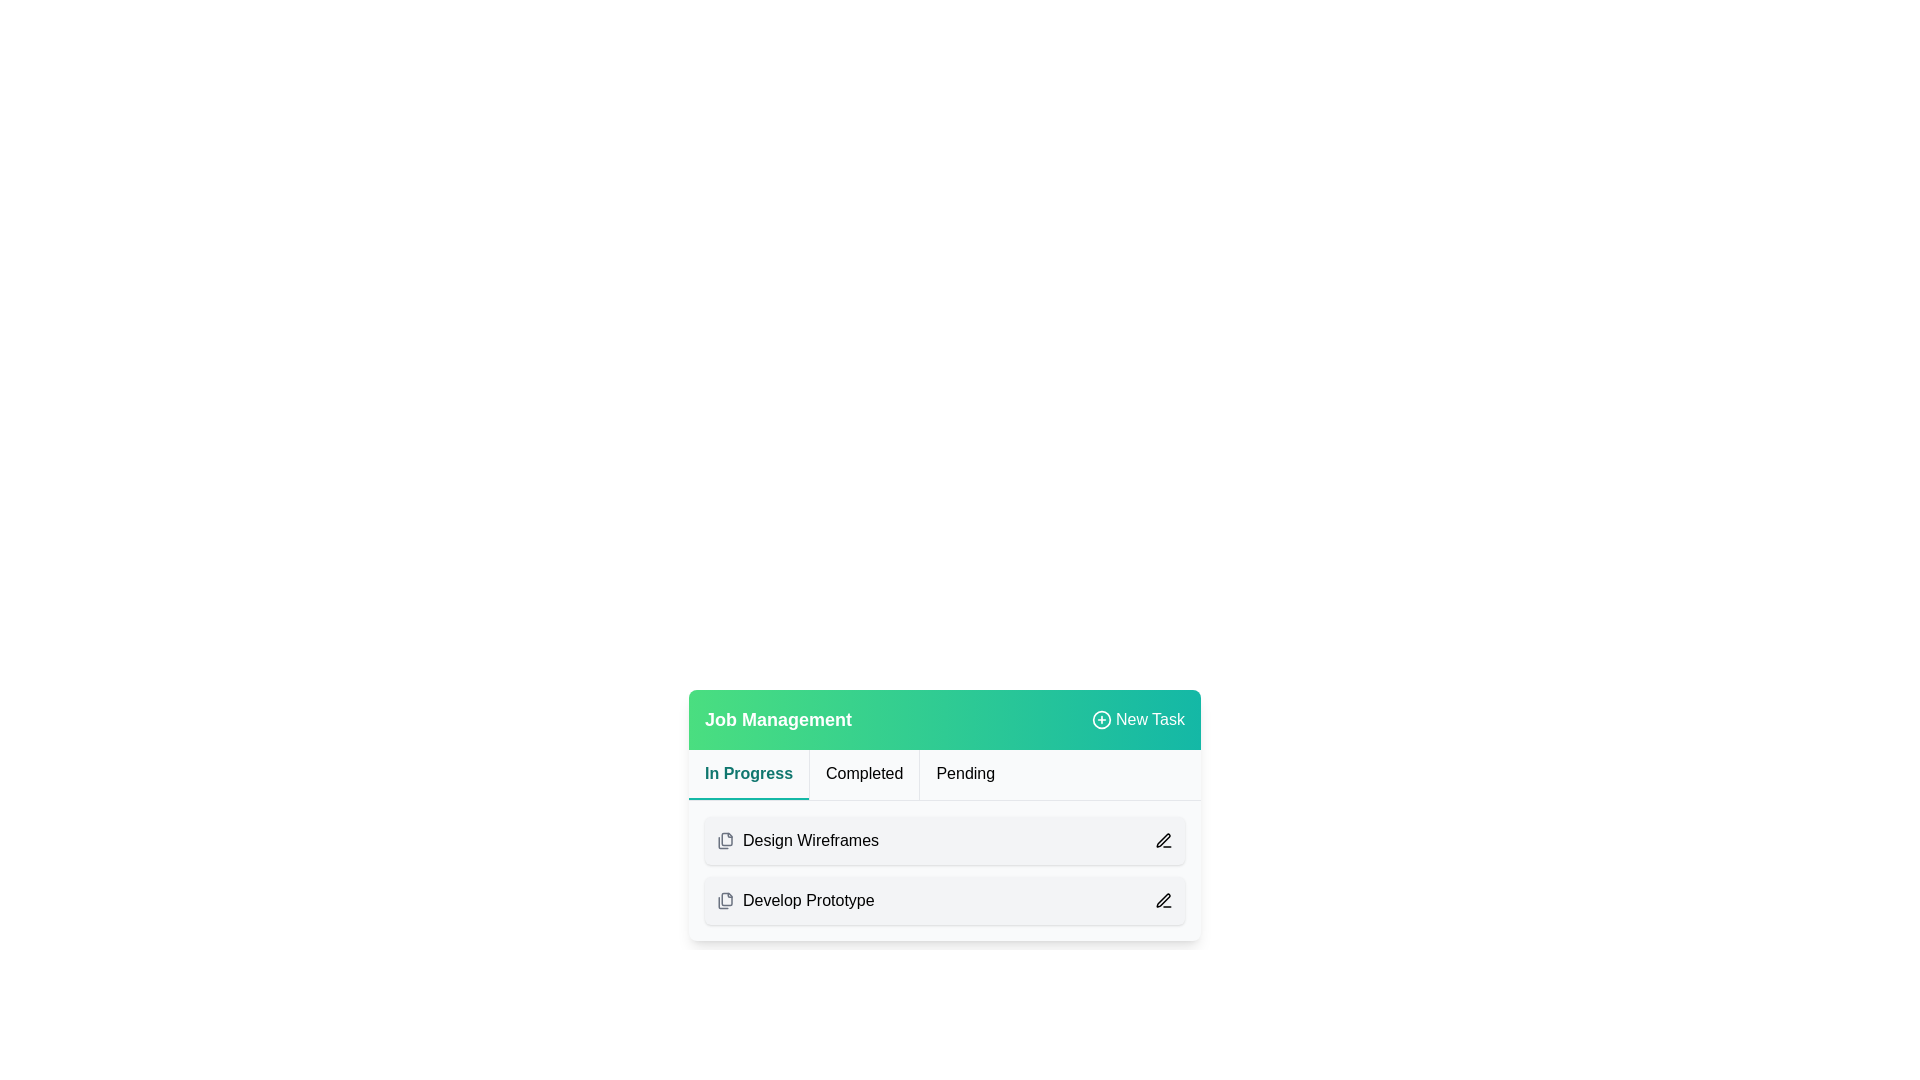 Image resolution: width=1920 pixels, height=1080 pixels. Describe the element at coordinates (965, 774) in the screenshot. I see `the 'Pending' status label, which is the rightmost label in the 'Job Management' component, following 'In Progress' and 'Completed'` at that location.